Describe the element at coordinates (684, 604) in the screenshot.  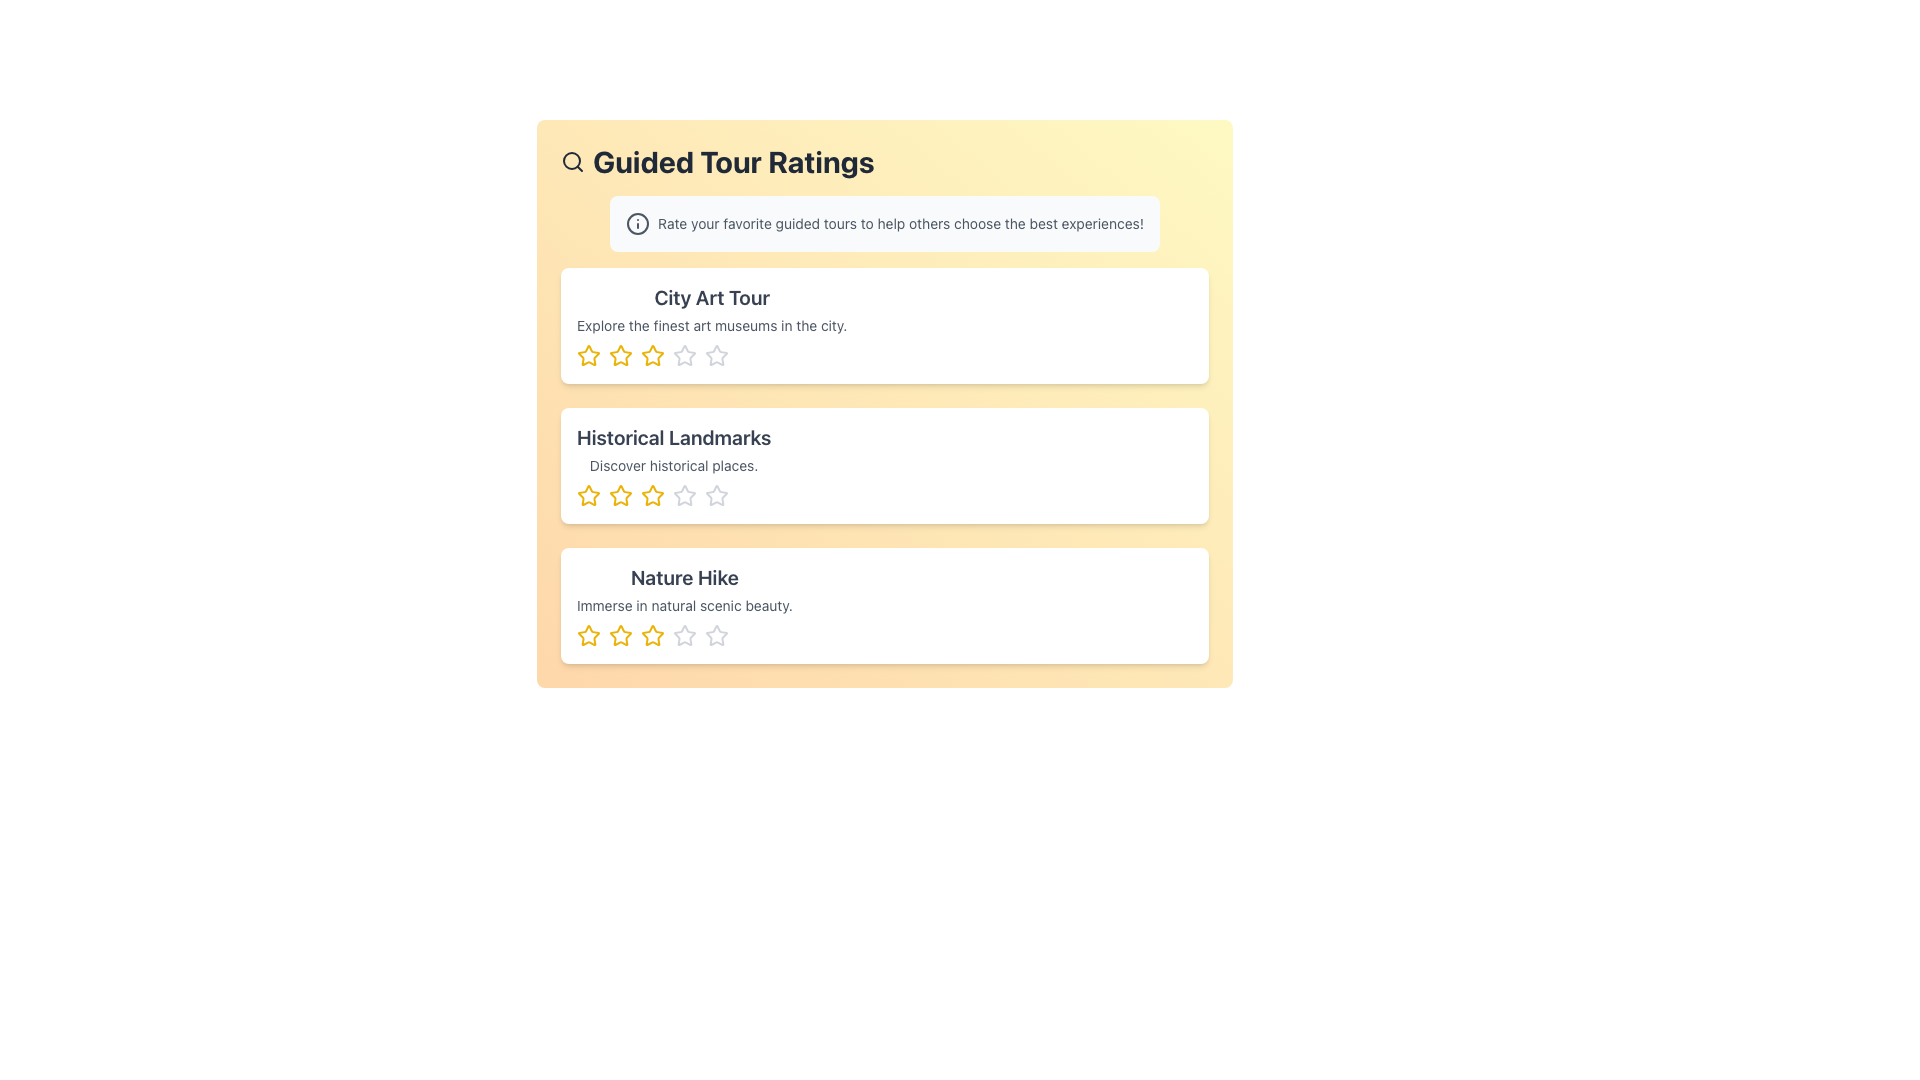
I see `the Text Label providing a brief description about the 'Nature Hike' section, located under the 'Guided Tour Ratings' header` at that location.